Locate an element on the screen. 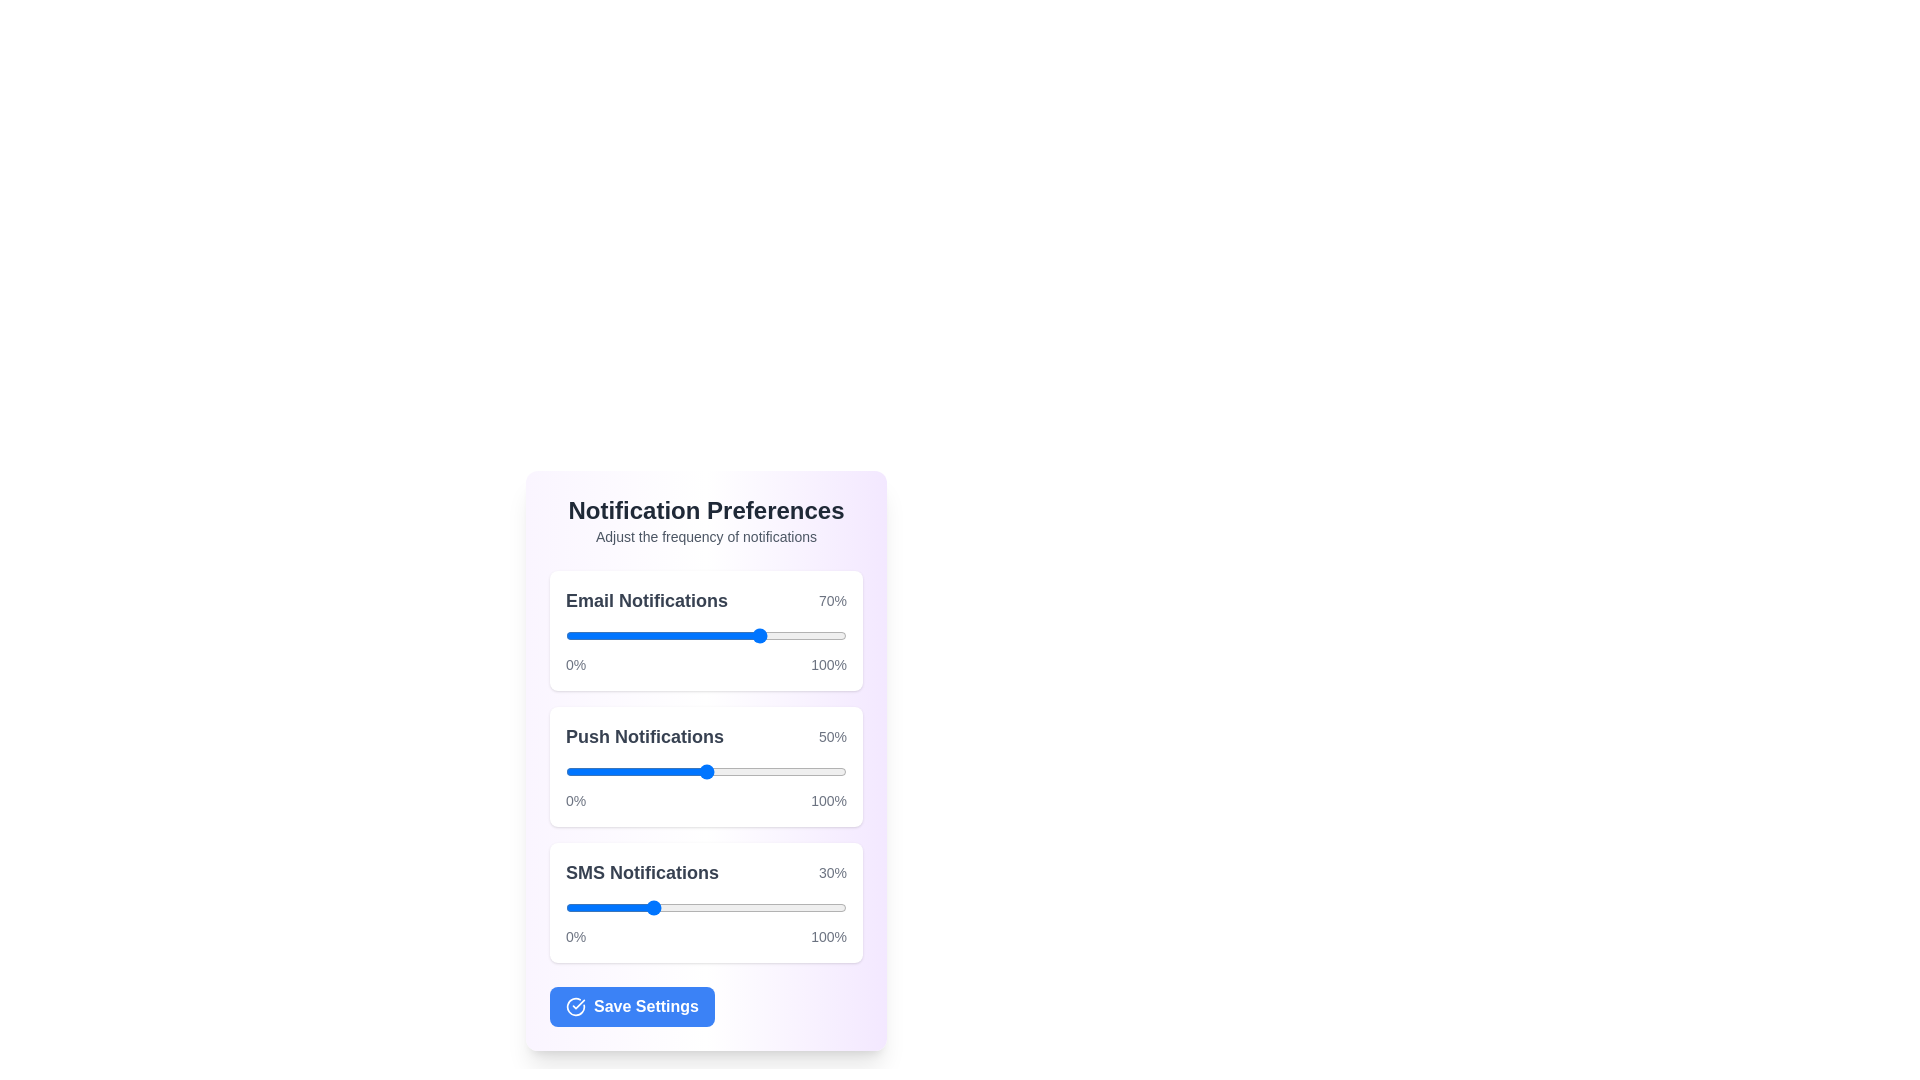 This screenshot has height=1080, width=1920. the Text Label indicating notification preferences is located at coordinates (706, 509).